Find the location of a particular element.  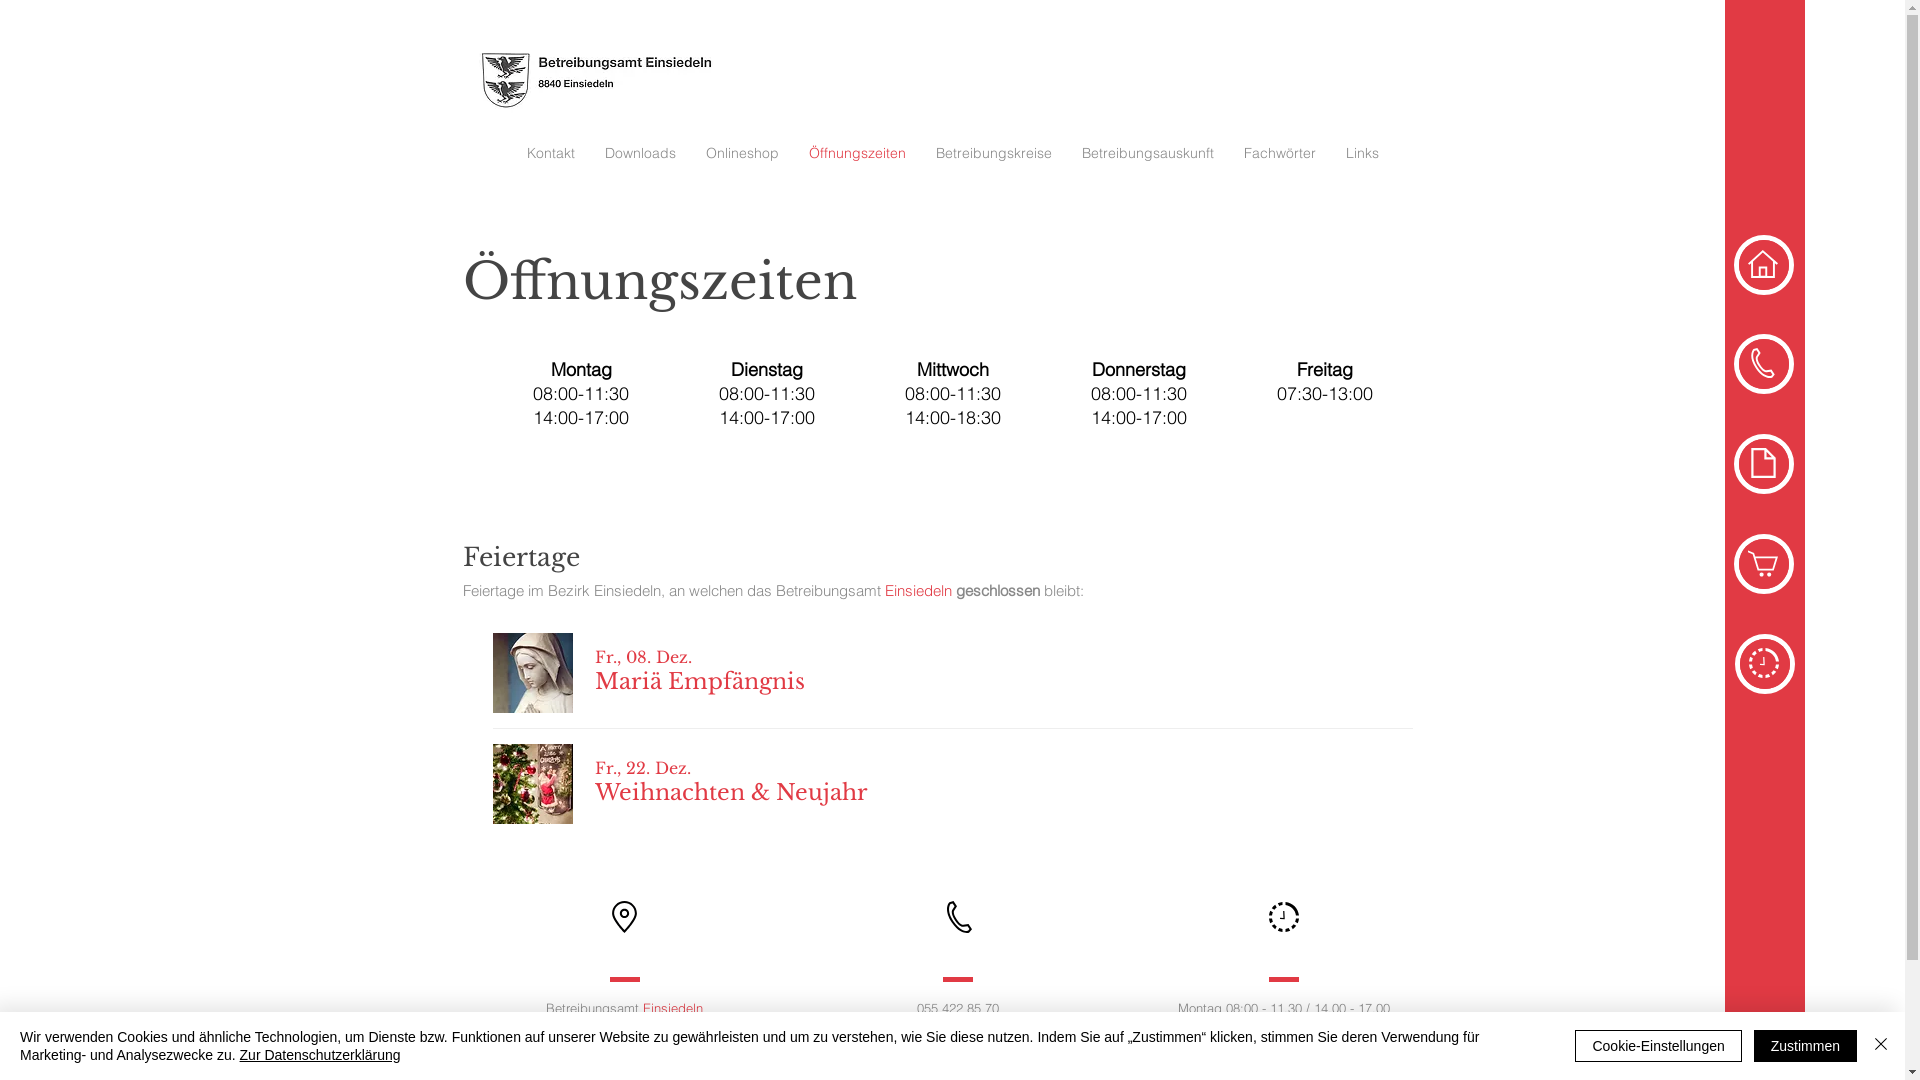

'Onlineshop' is located at coordinates (691, 152).